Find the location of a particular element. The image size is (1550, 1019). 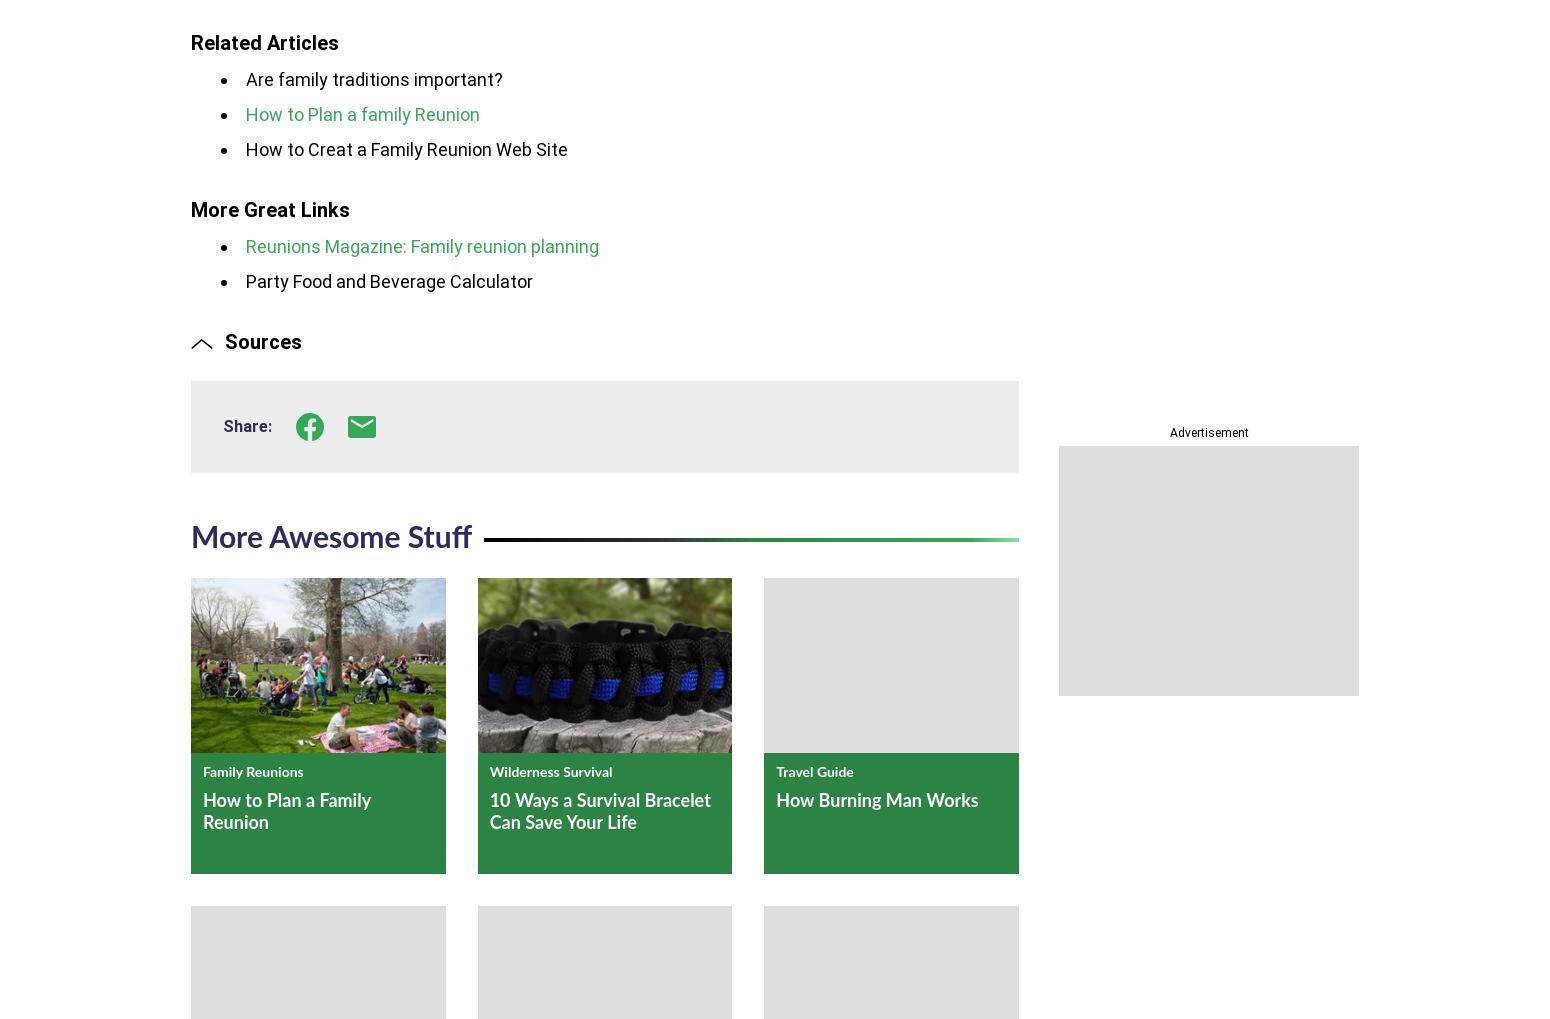

'More Great Links' is located at coordinates (270, 209).